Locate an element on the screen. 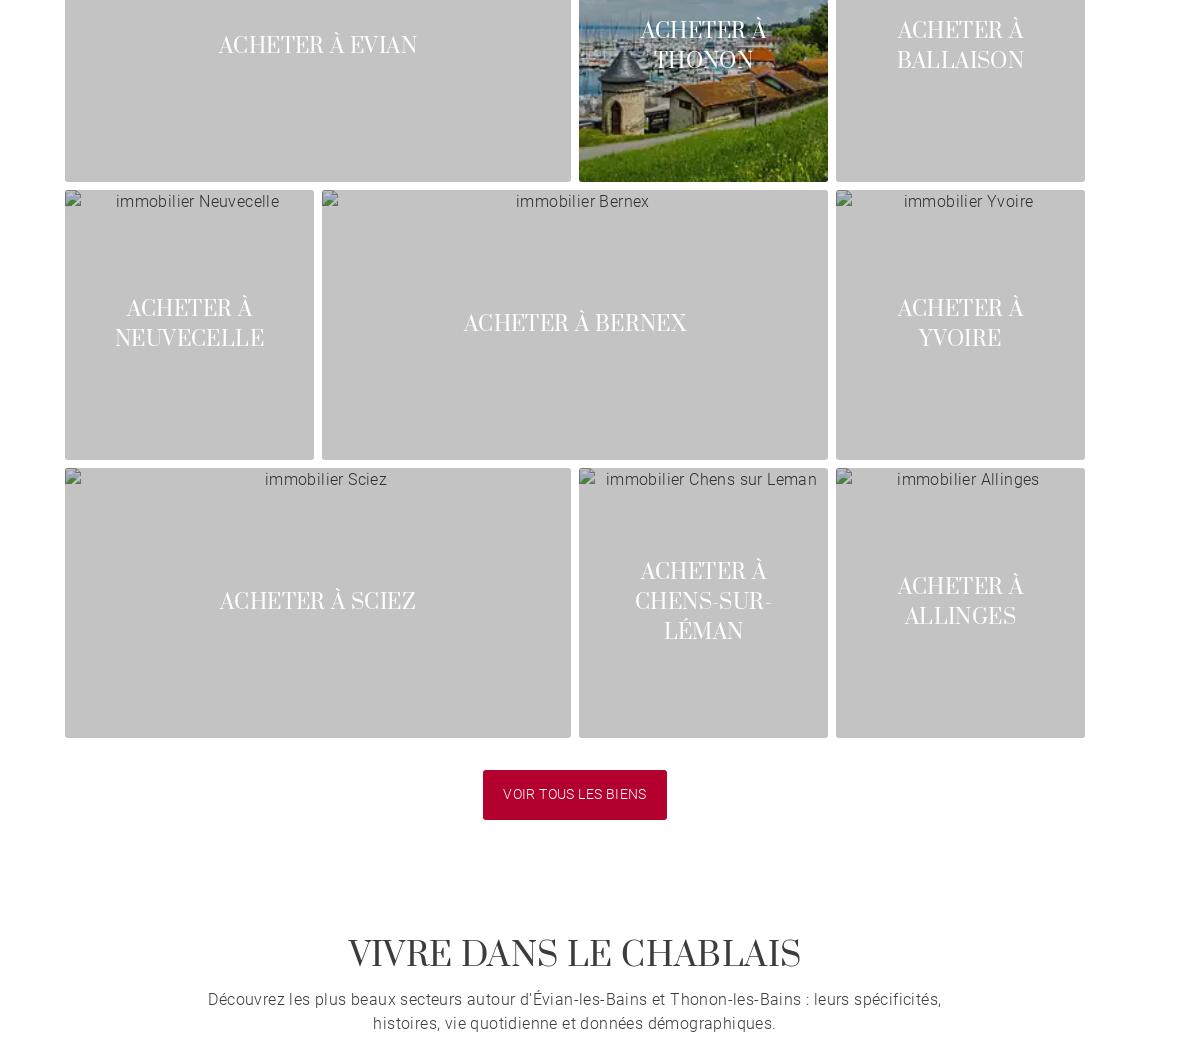  'Acheter à Evian' is located at coordinates (218, 46).